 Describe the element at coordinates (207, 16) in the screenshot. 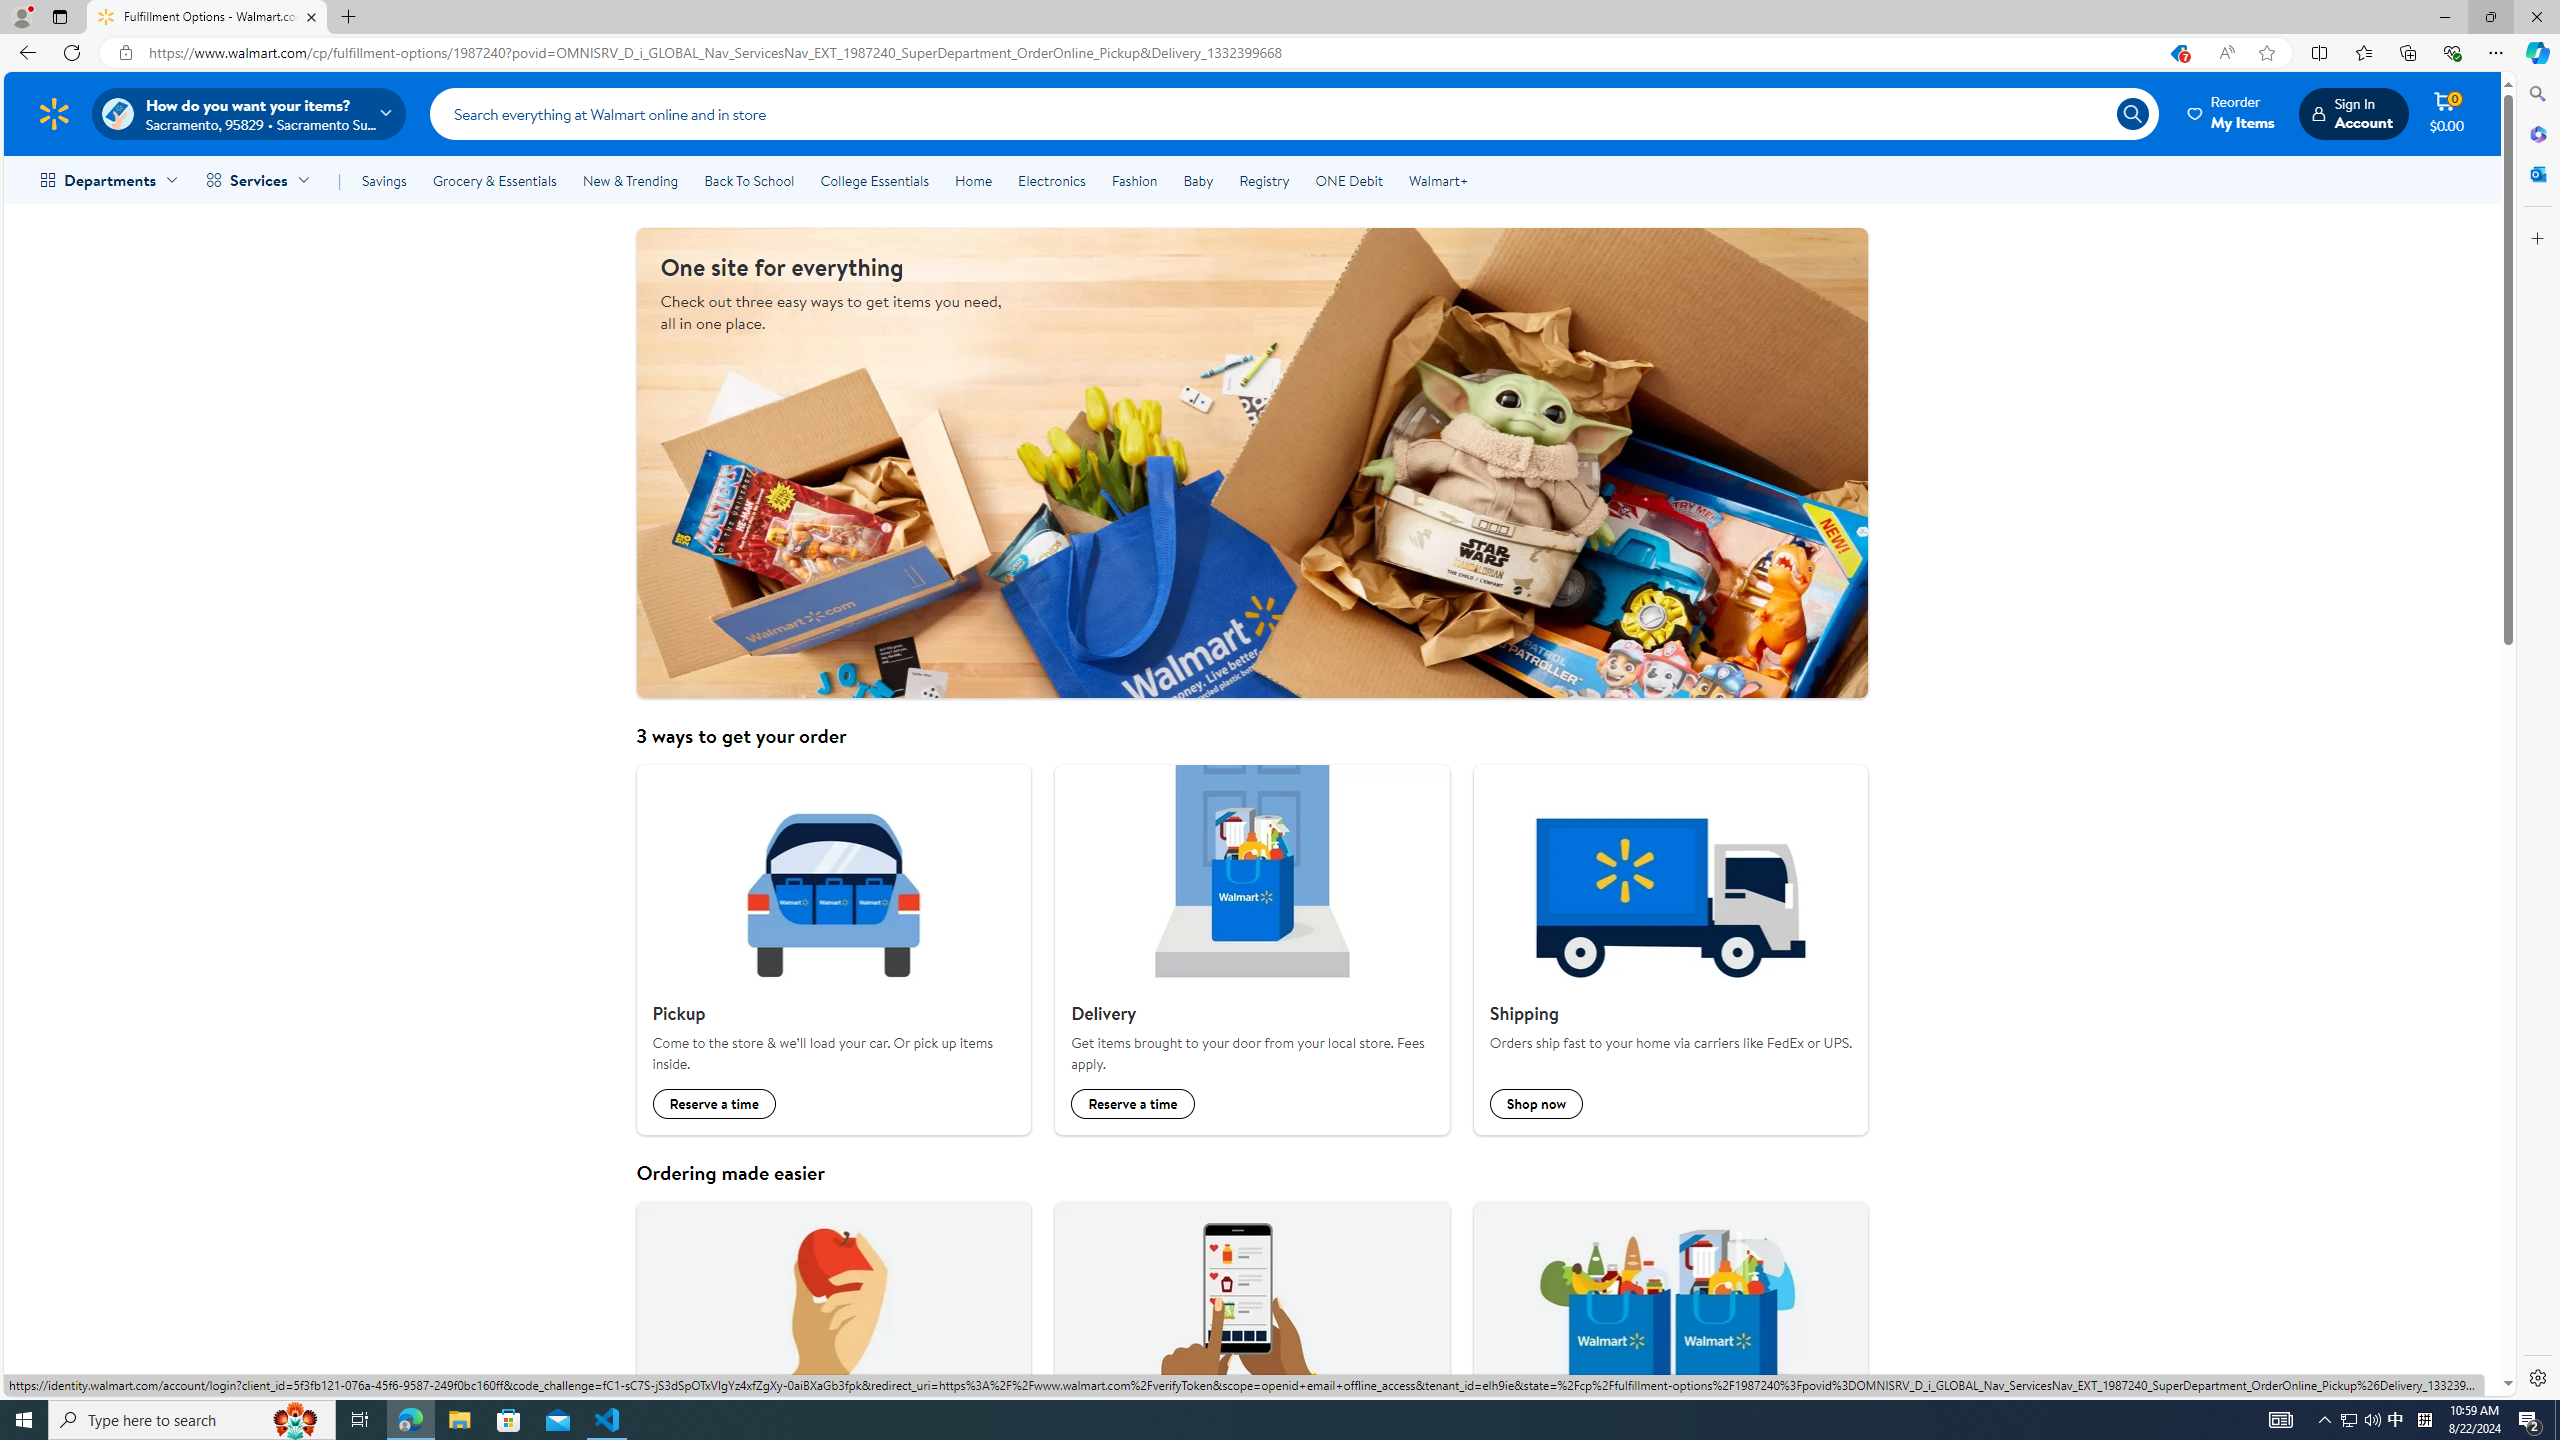

I see `'Fulfillment Options - Walmart.com'` at that location.